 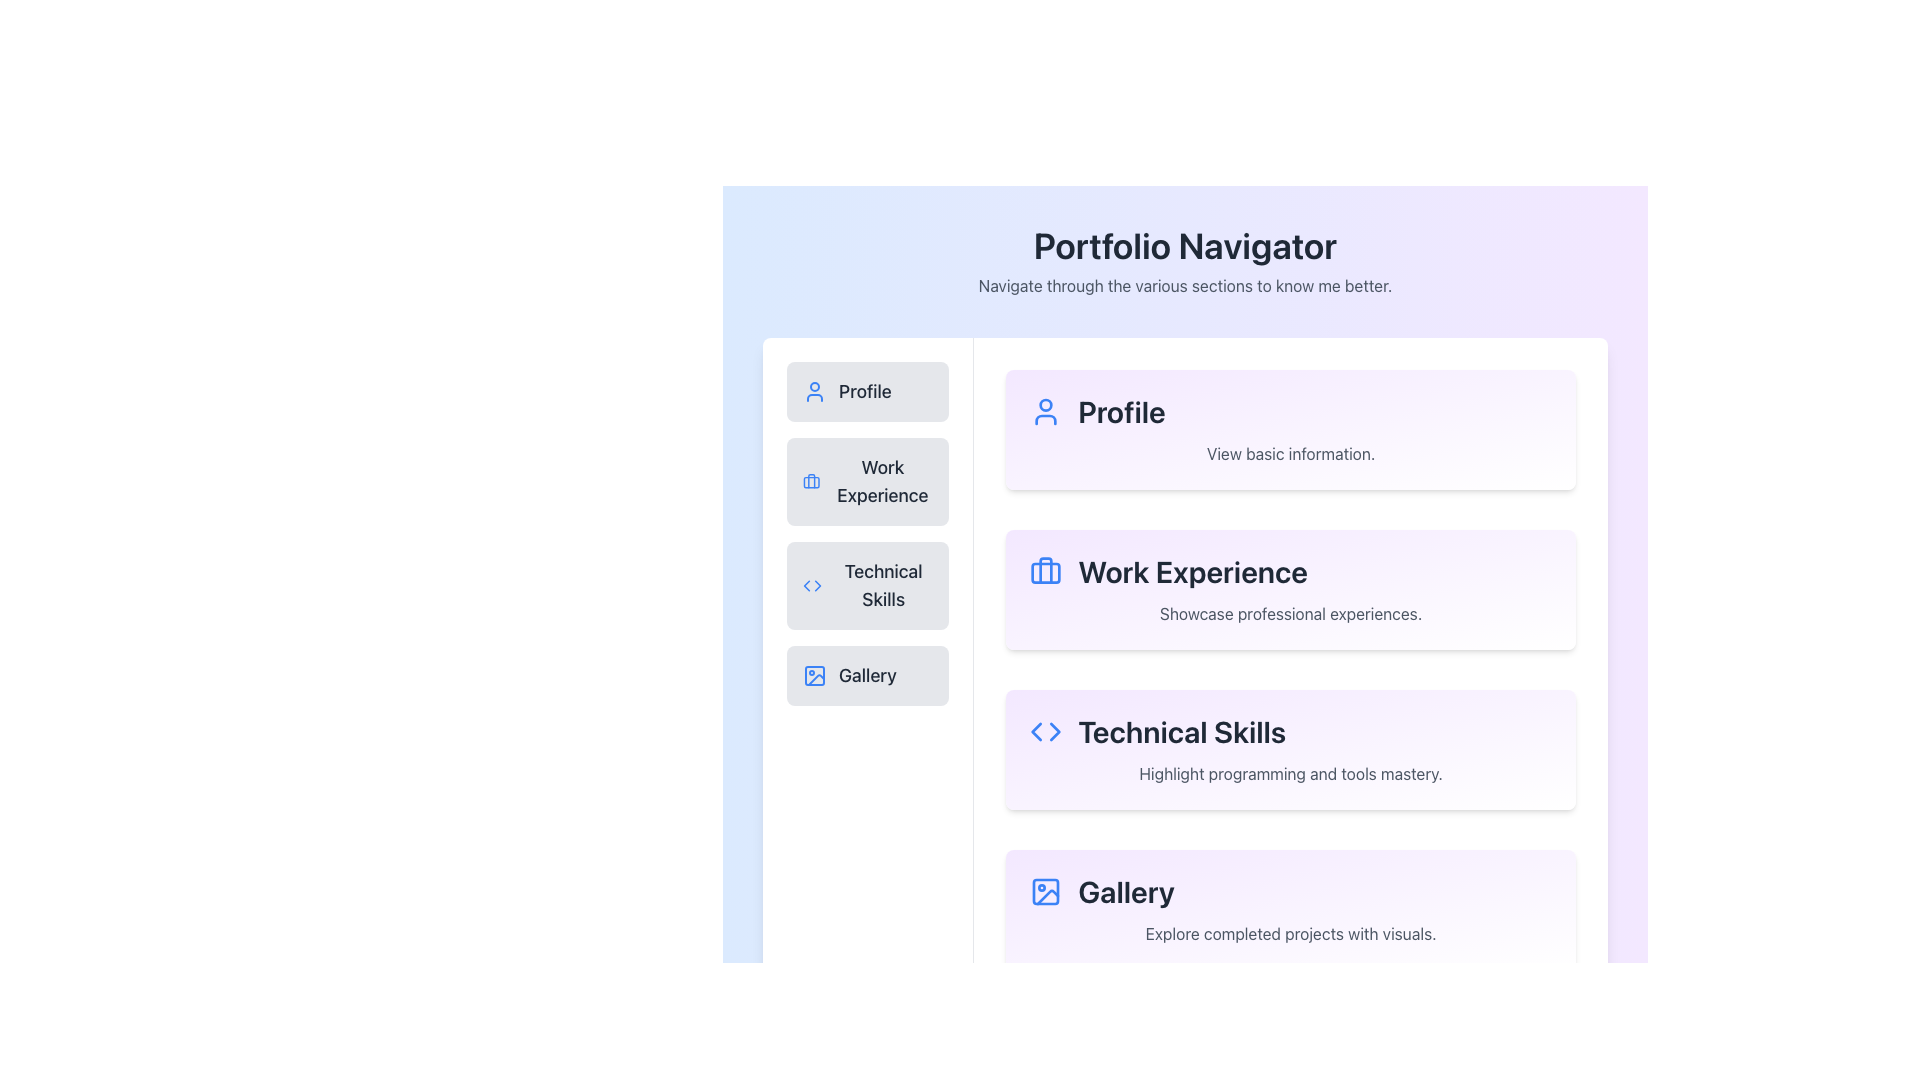 What do you see at coordinates (1045, 573) in the screenshot?
I see `the base rectangle of the briefcase icon representing 'Work Experience' located at the second vertical position in the sidebar navigation` at bounding box center [1045, 573].